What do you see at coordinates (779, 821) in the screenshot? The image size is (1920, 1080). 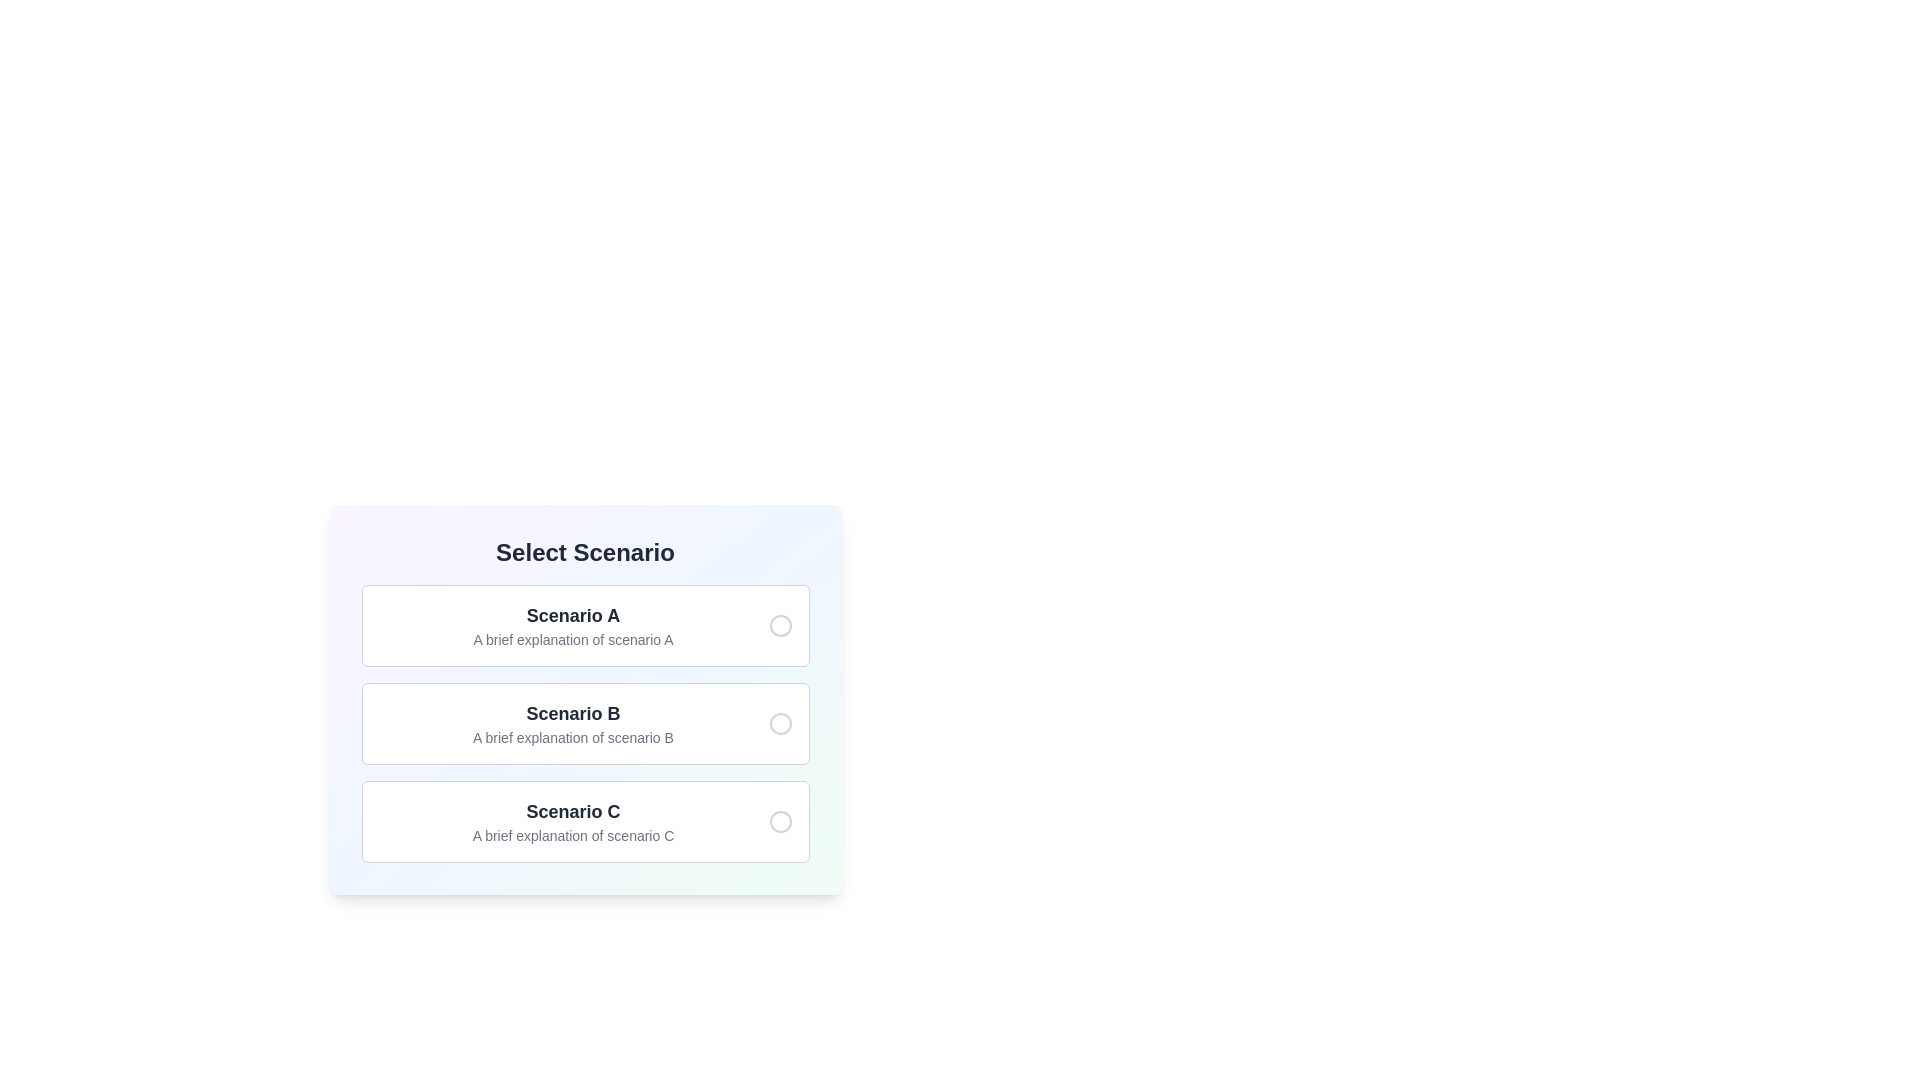 I see `the radio button indicating the selection for 'Scenario C' in the group of options` at bounding box center [779, 821].